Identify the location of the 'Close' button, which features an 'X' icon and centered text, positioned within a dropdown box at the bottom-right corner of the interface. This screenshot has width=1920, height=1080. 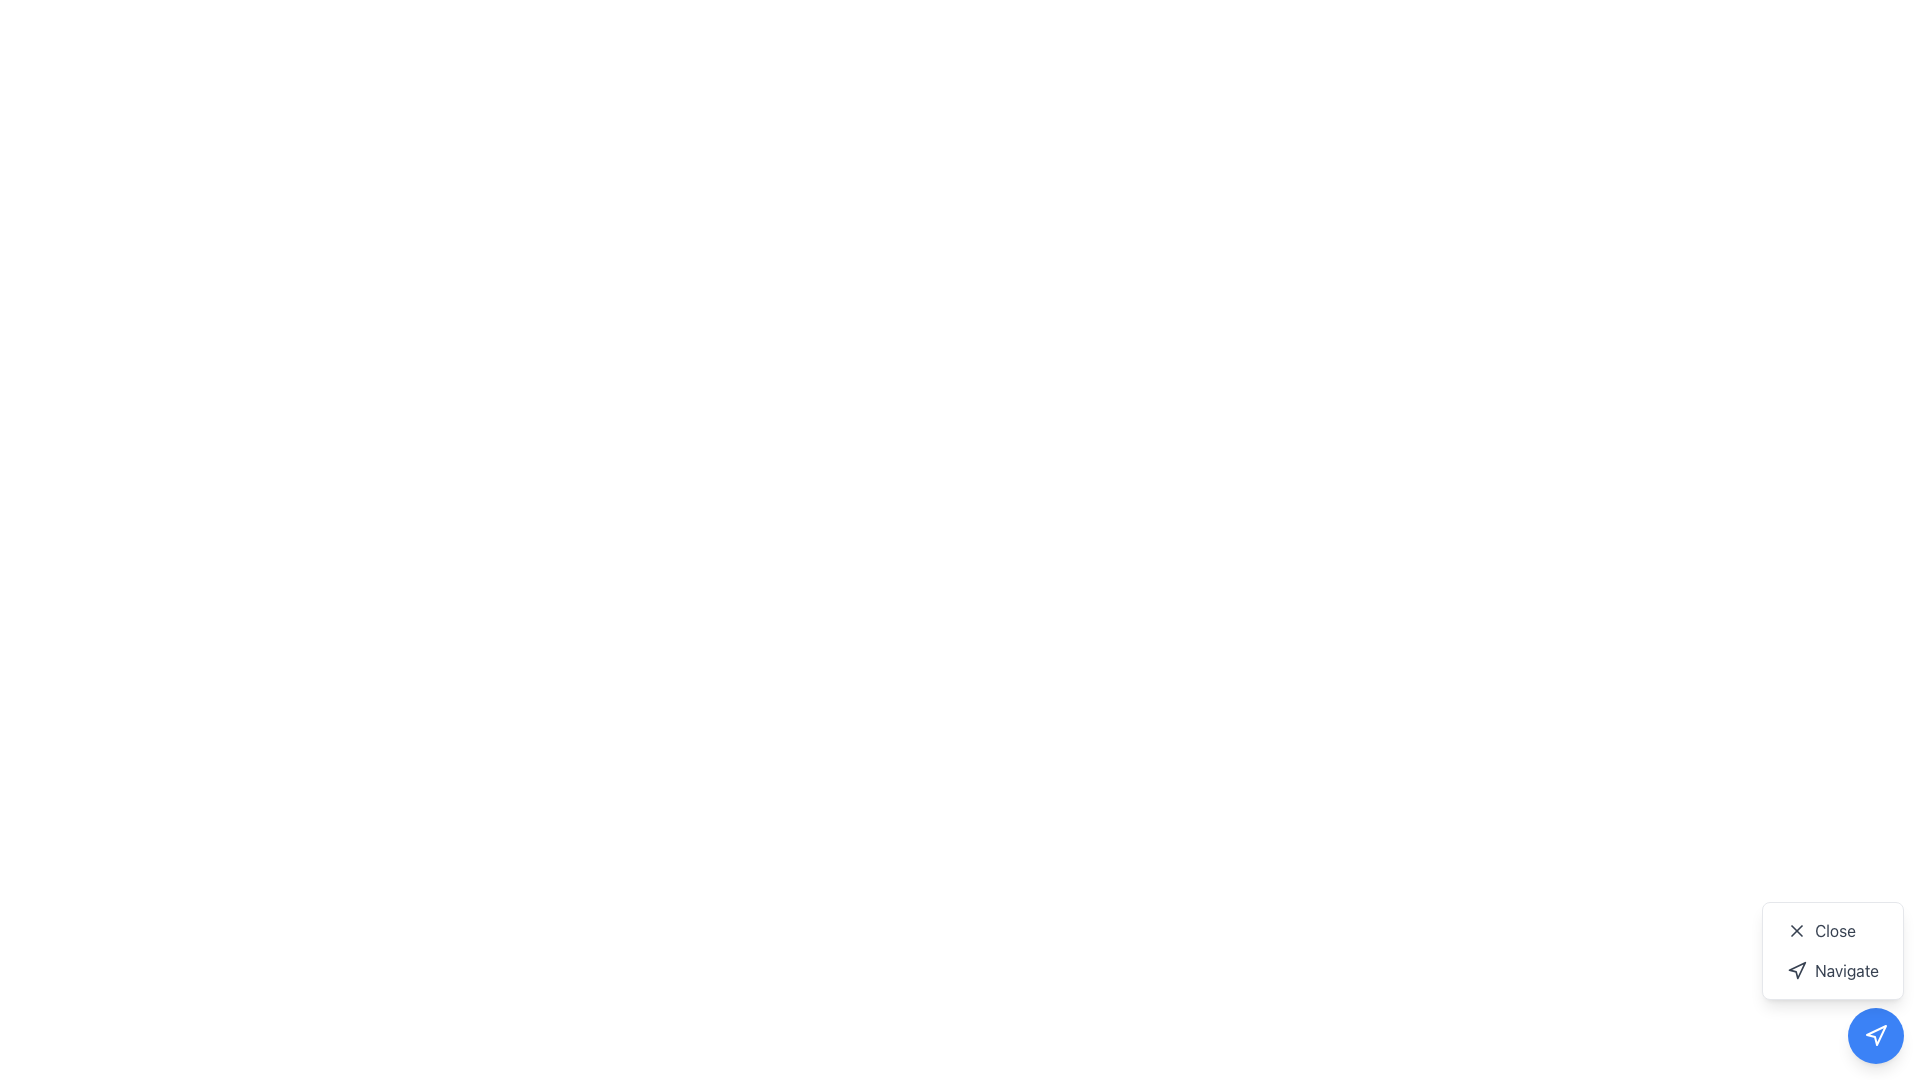
(1833, 930).